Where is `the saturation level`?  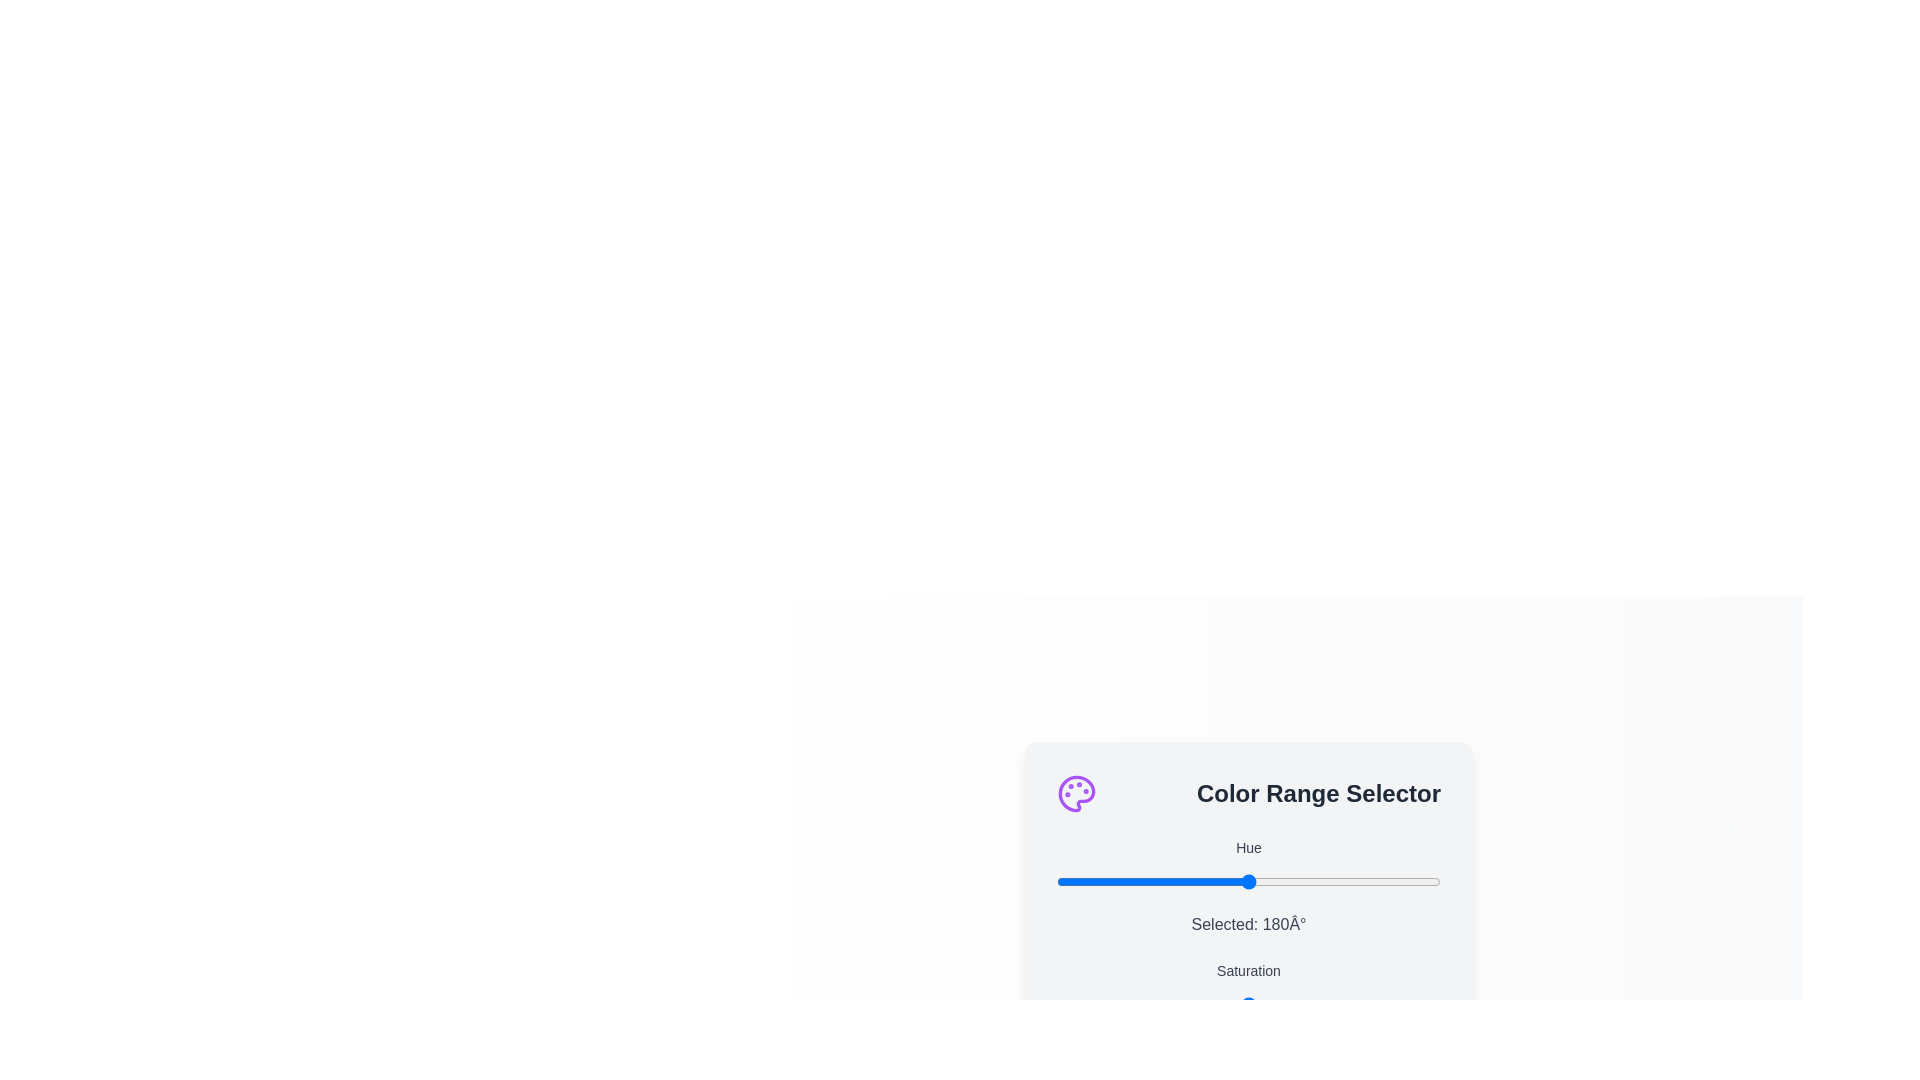
the saturation level is located at coordinates (1283, 1004).